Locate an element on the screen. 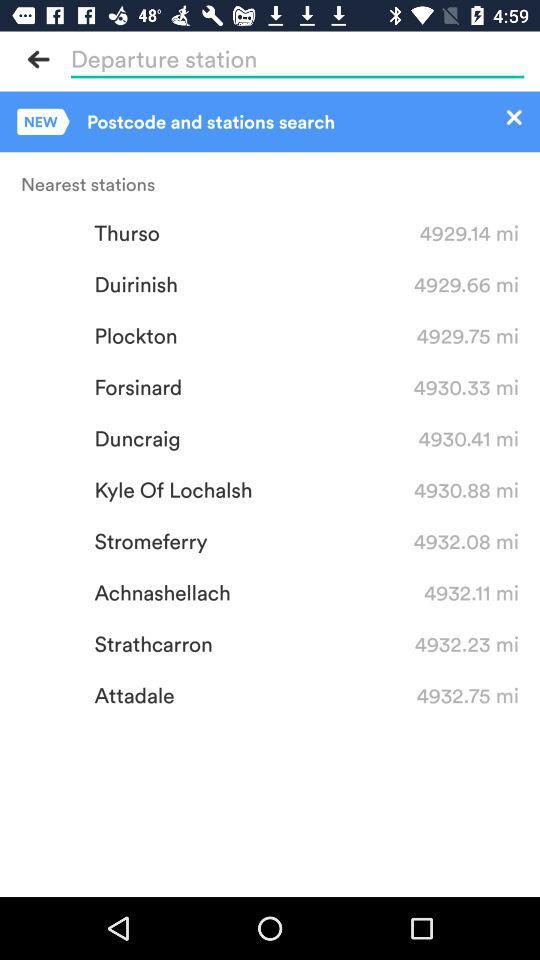  the highlighted area is for entering in your destination information is located at coordinates (296, 58).